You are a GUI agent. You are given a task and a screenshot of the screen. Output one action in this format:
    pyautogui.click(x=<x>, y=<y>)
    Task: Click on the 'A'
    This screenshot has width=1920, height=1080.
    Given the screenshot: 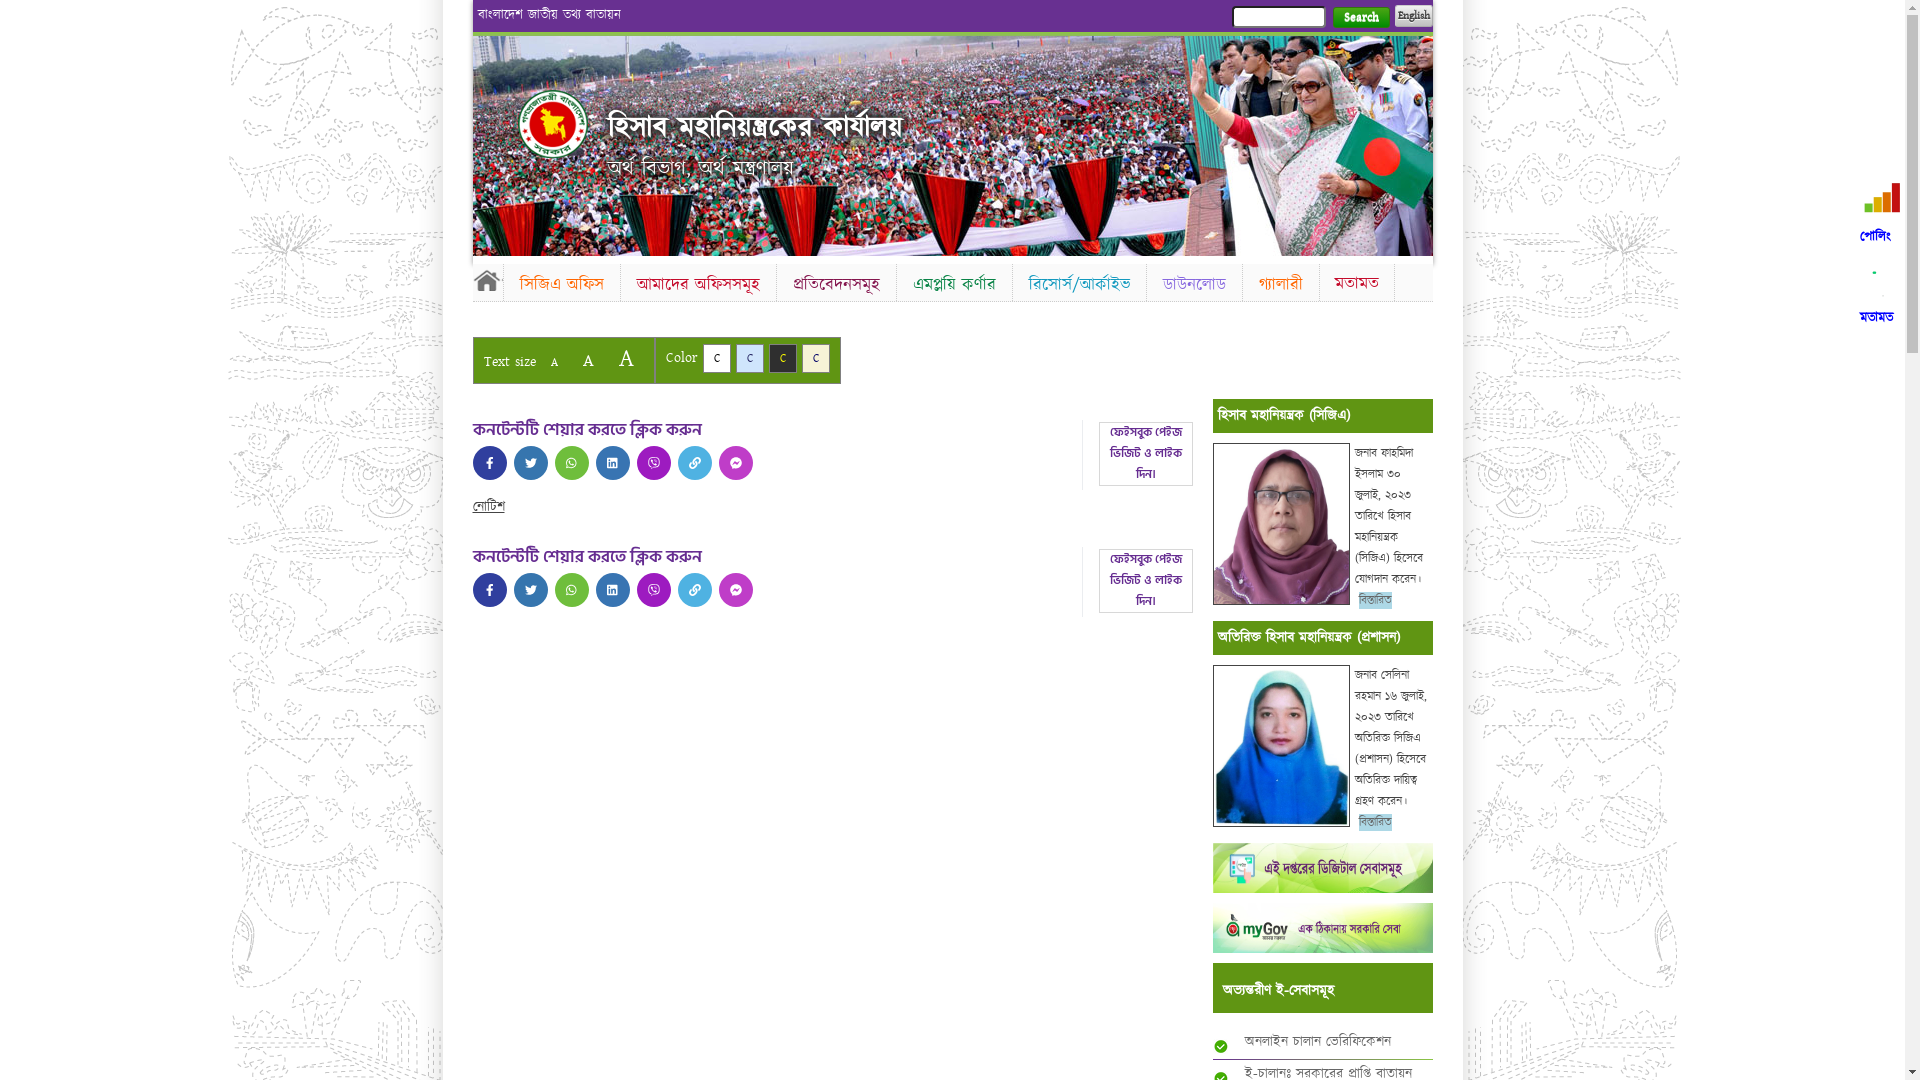 What is the action you would take?
    pyautogui.click(x=586, y=360)
    